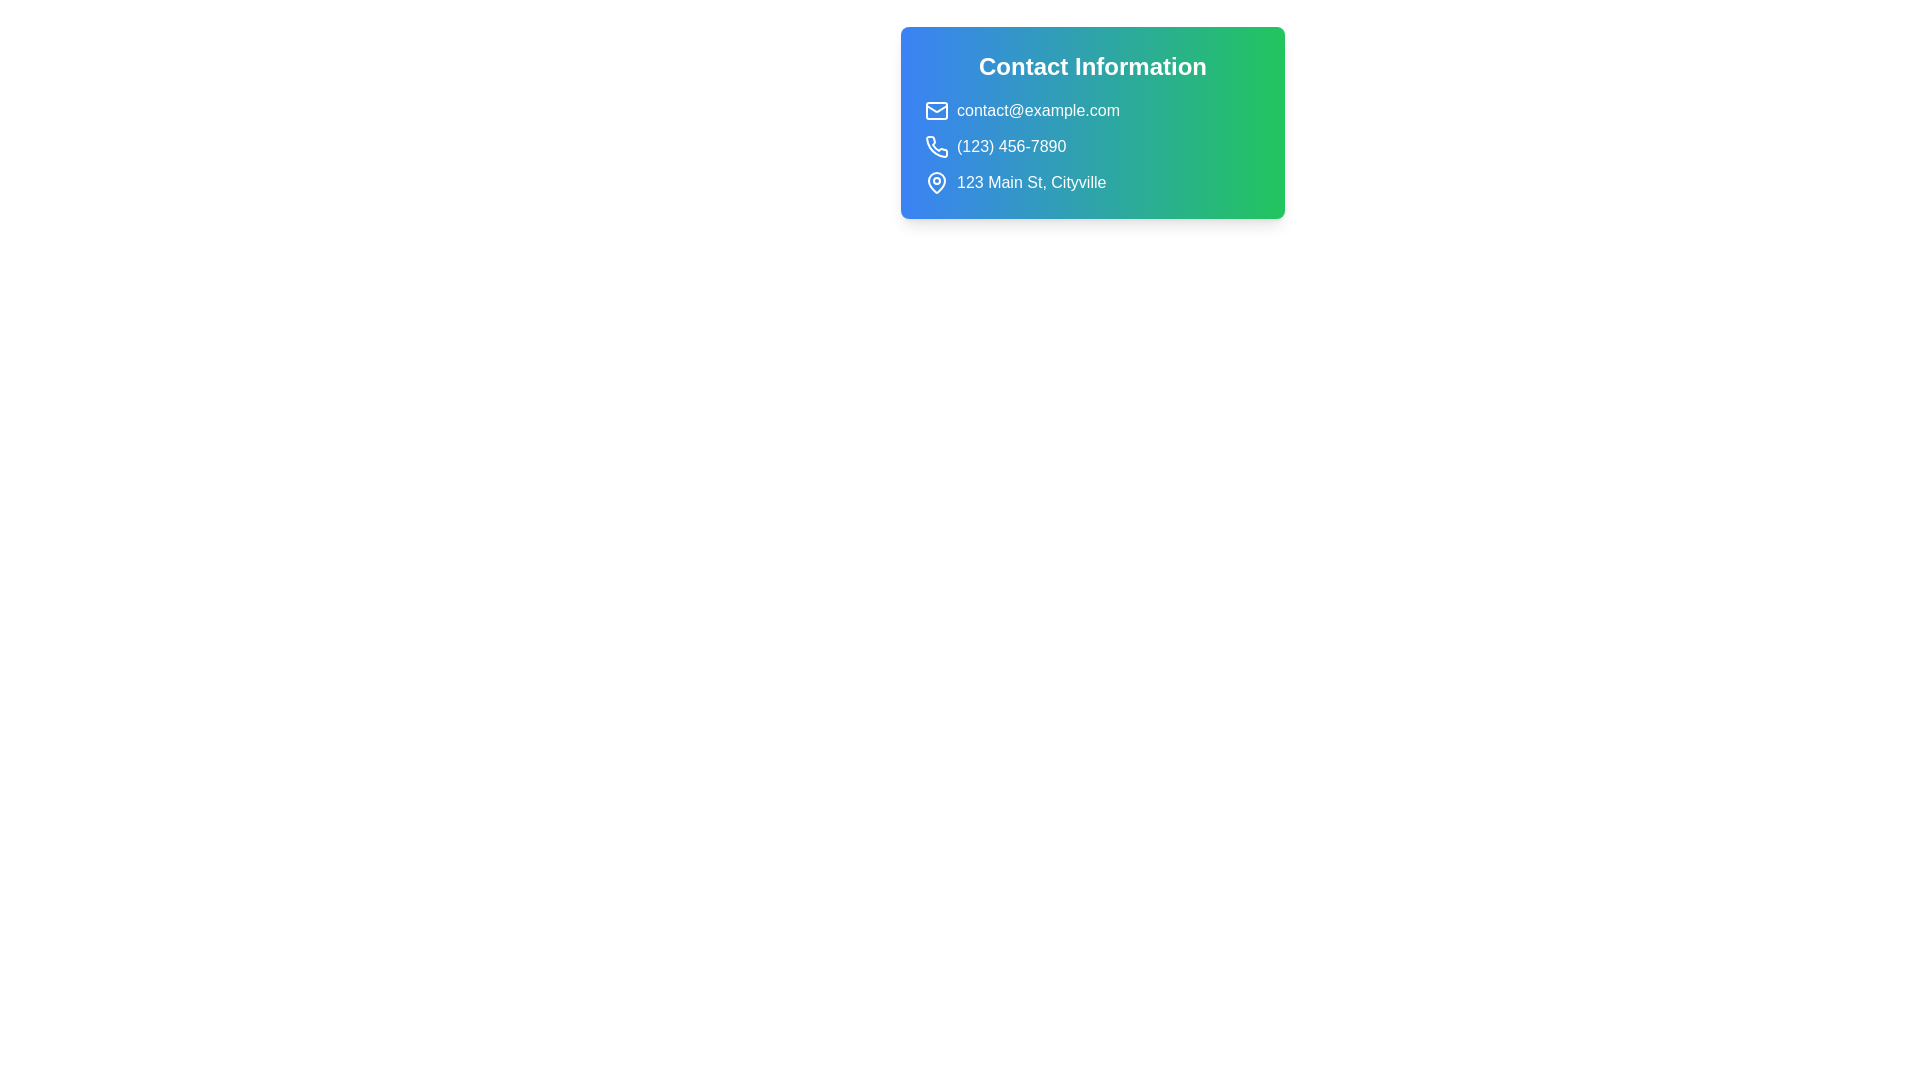 Image resolution: width=1920 pixels, height=1080 pixels. I want to click on text 'Contact Information' displayed in a large, bold font at the top of the card component with a gradient background, so click(1092, 65).